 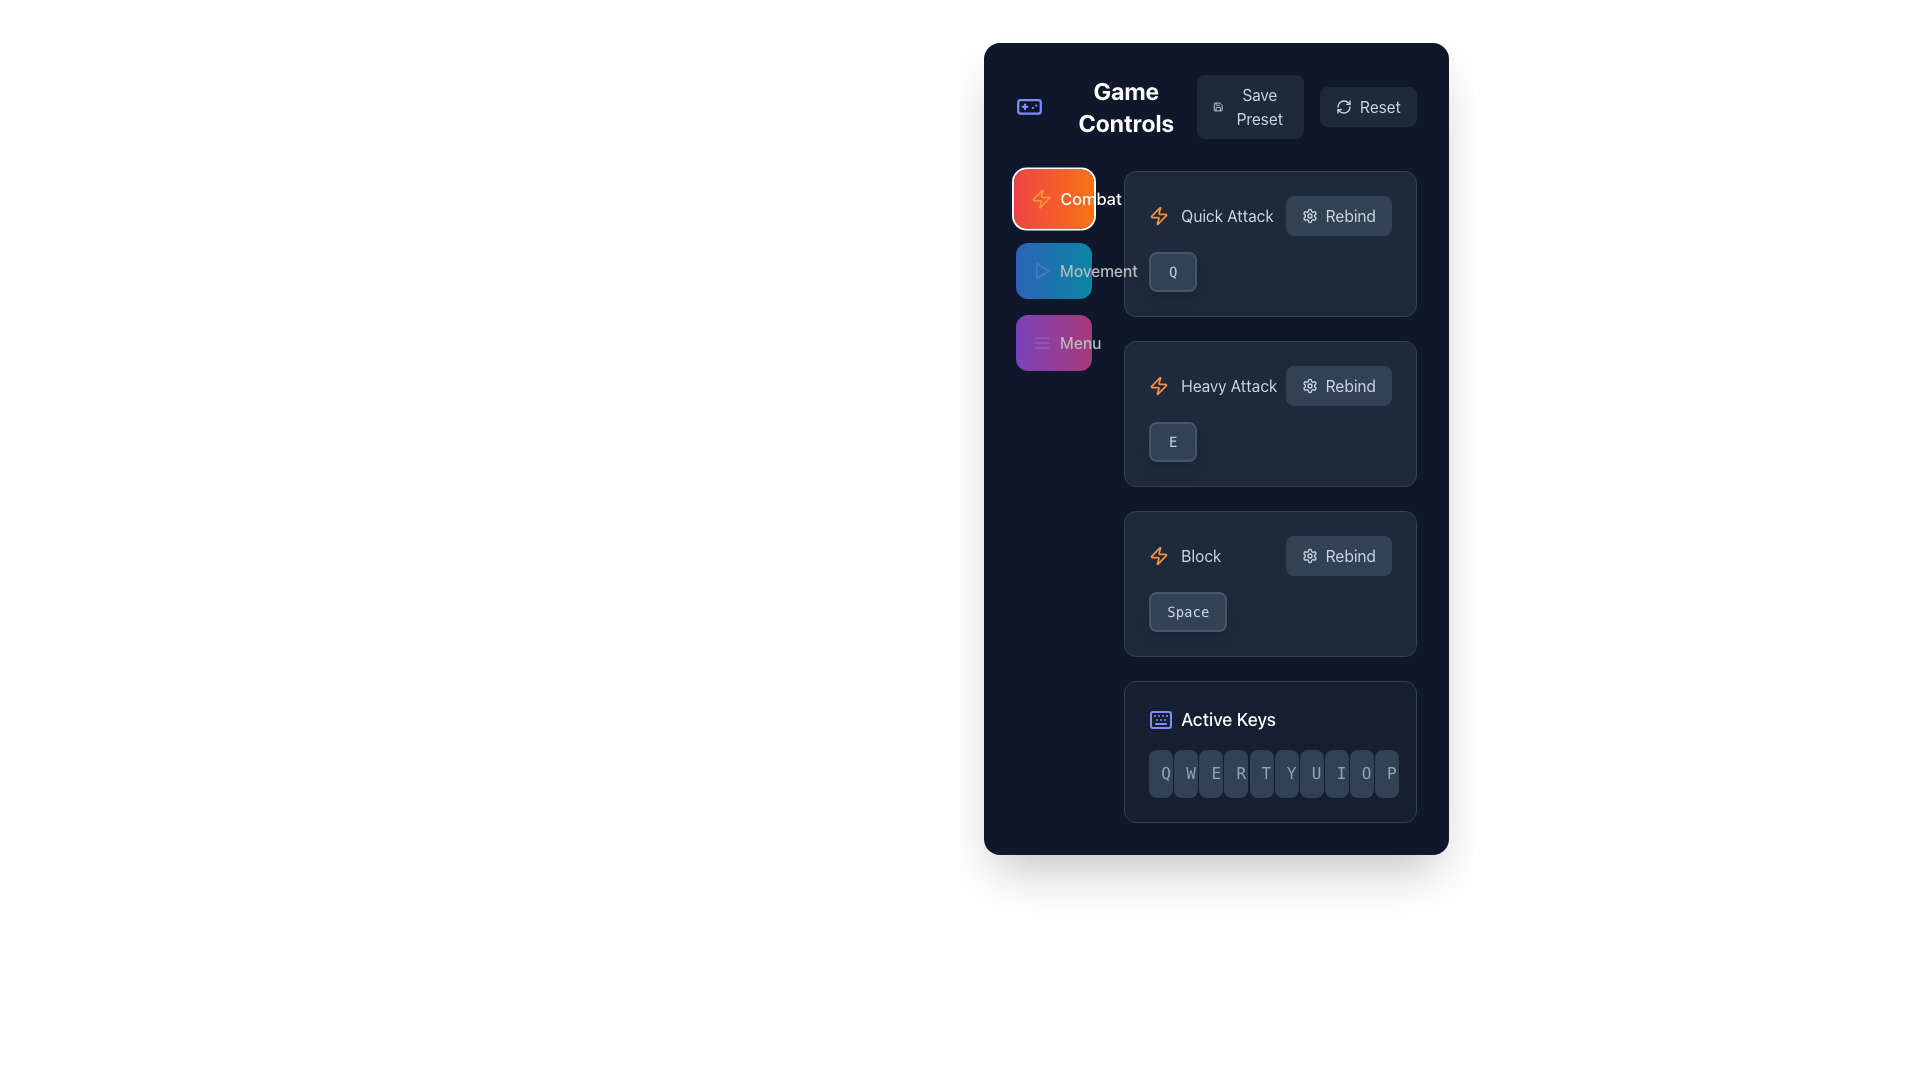 I want to click on the eighth button labeled 'I' in the 'Active Keys' section, styled in dark slate blue with light slate gray text, so click(x=1336, y=773).